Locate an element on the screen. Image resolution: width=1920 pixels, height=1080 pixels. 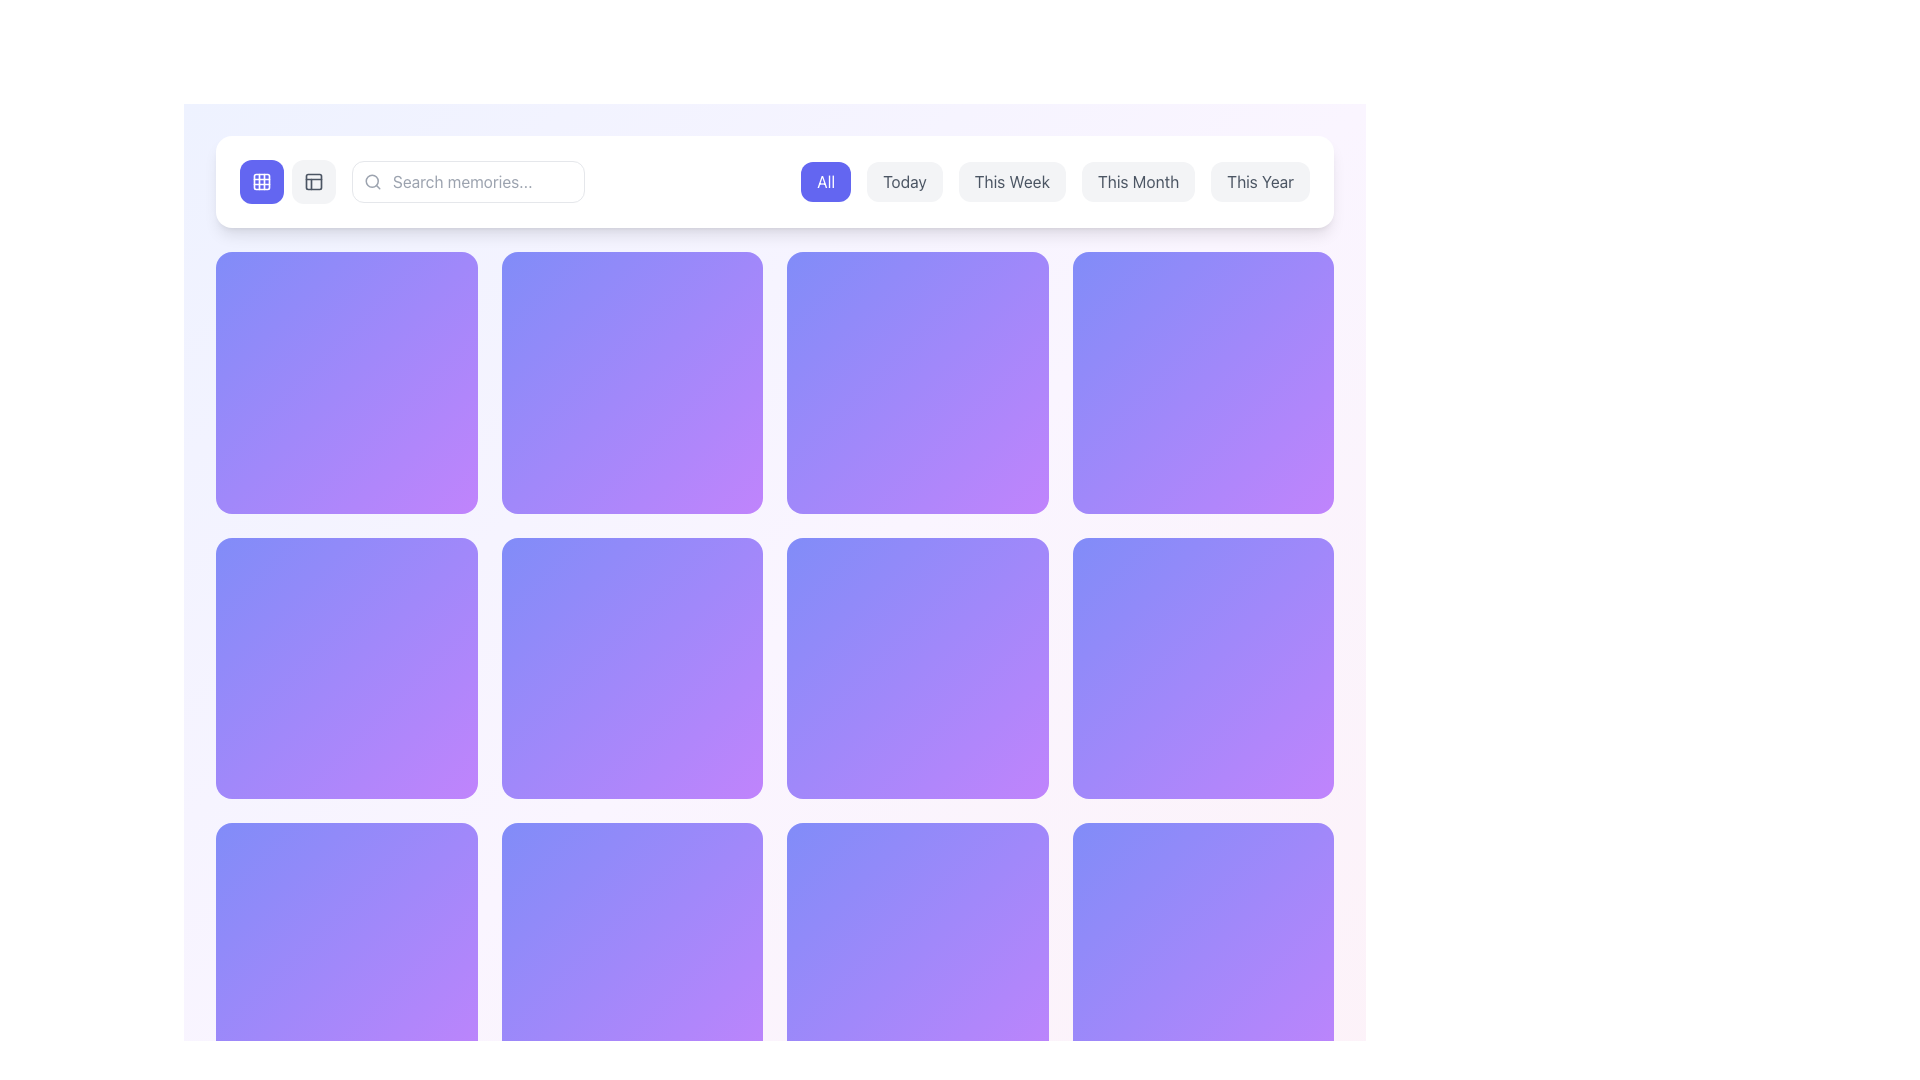
the circular button located is located at coordinates (1300, 570).